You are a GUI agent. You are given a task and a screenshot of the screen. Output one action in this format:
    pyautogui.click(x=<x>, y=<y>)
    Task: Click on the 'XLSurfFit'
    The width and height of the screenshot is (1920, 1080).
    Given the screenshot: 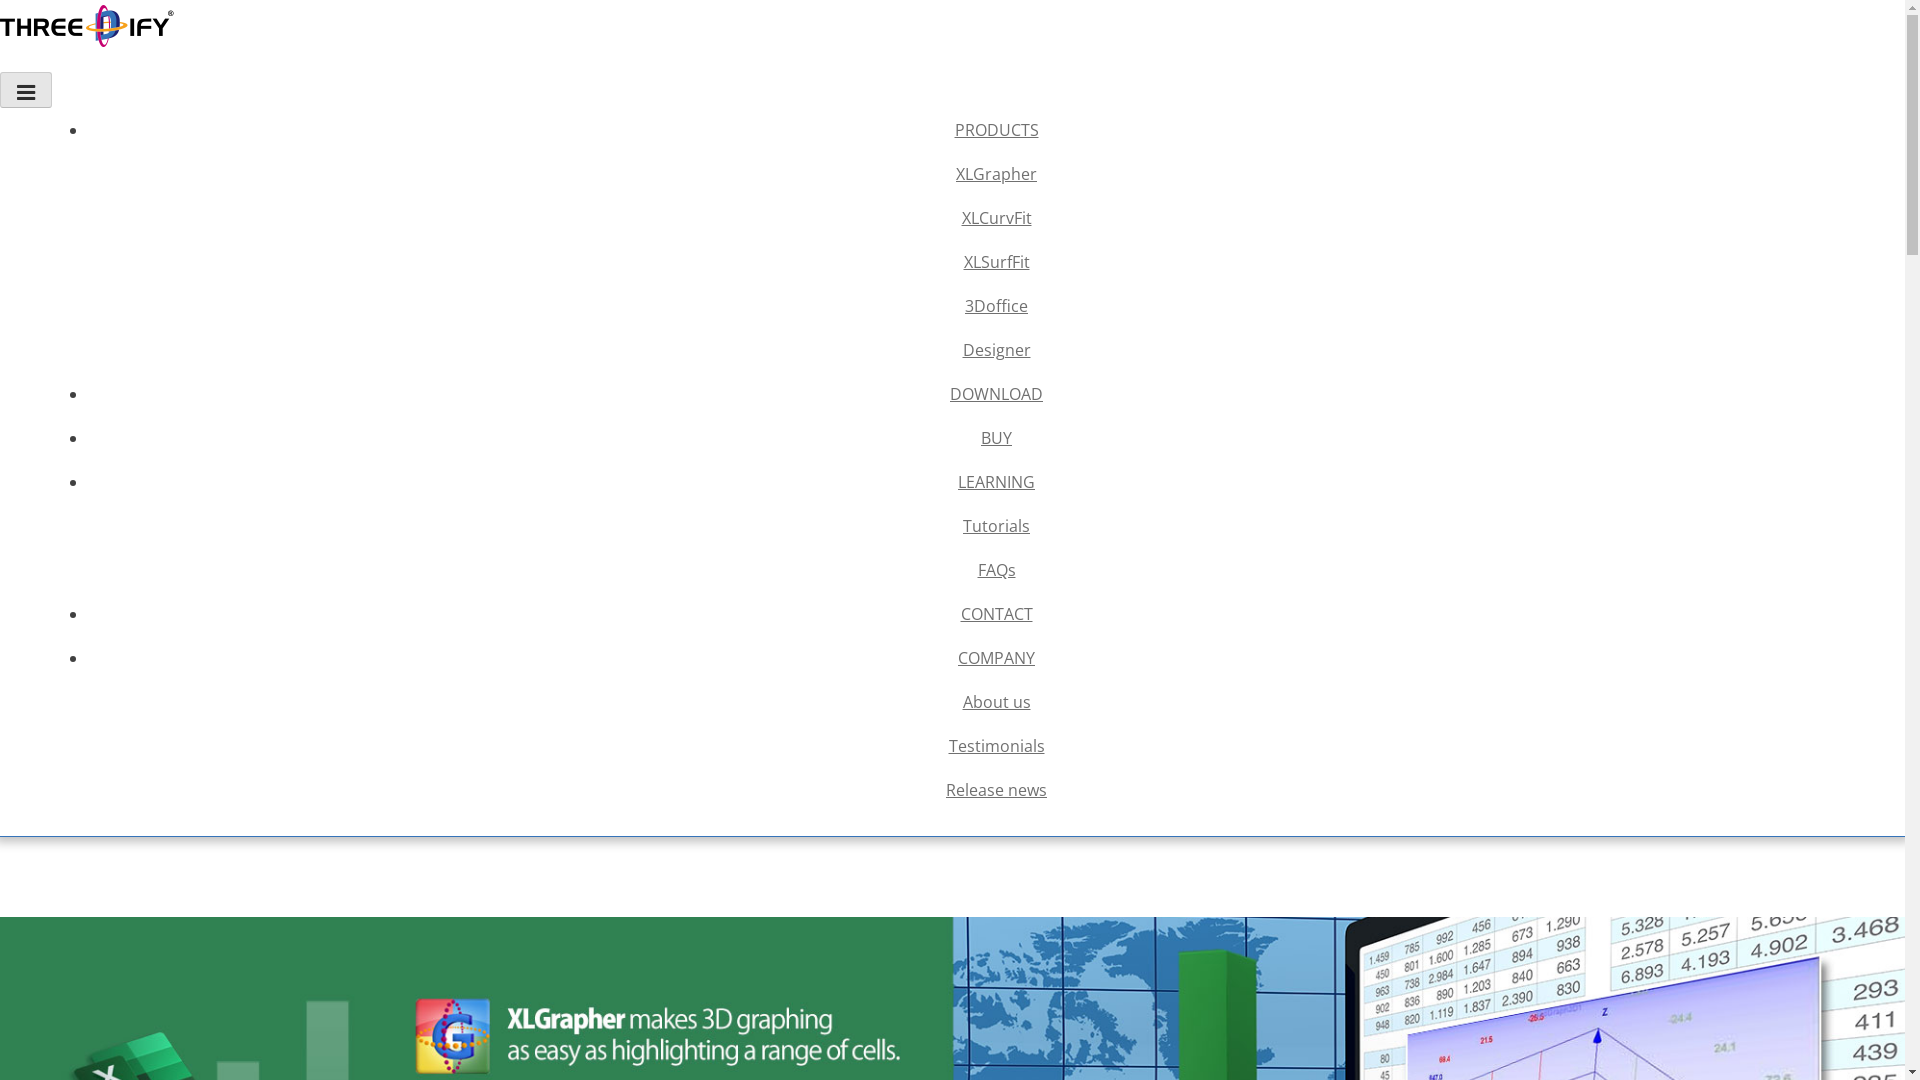 What is the action you would take?
    pyautogui.click(x=996, y=261)
    